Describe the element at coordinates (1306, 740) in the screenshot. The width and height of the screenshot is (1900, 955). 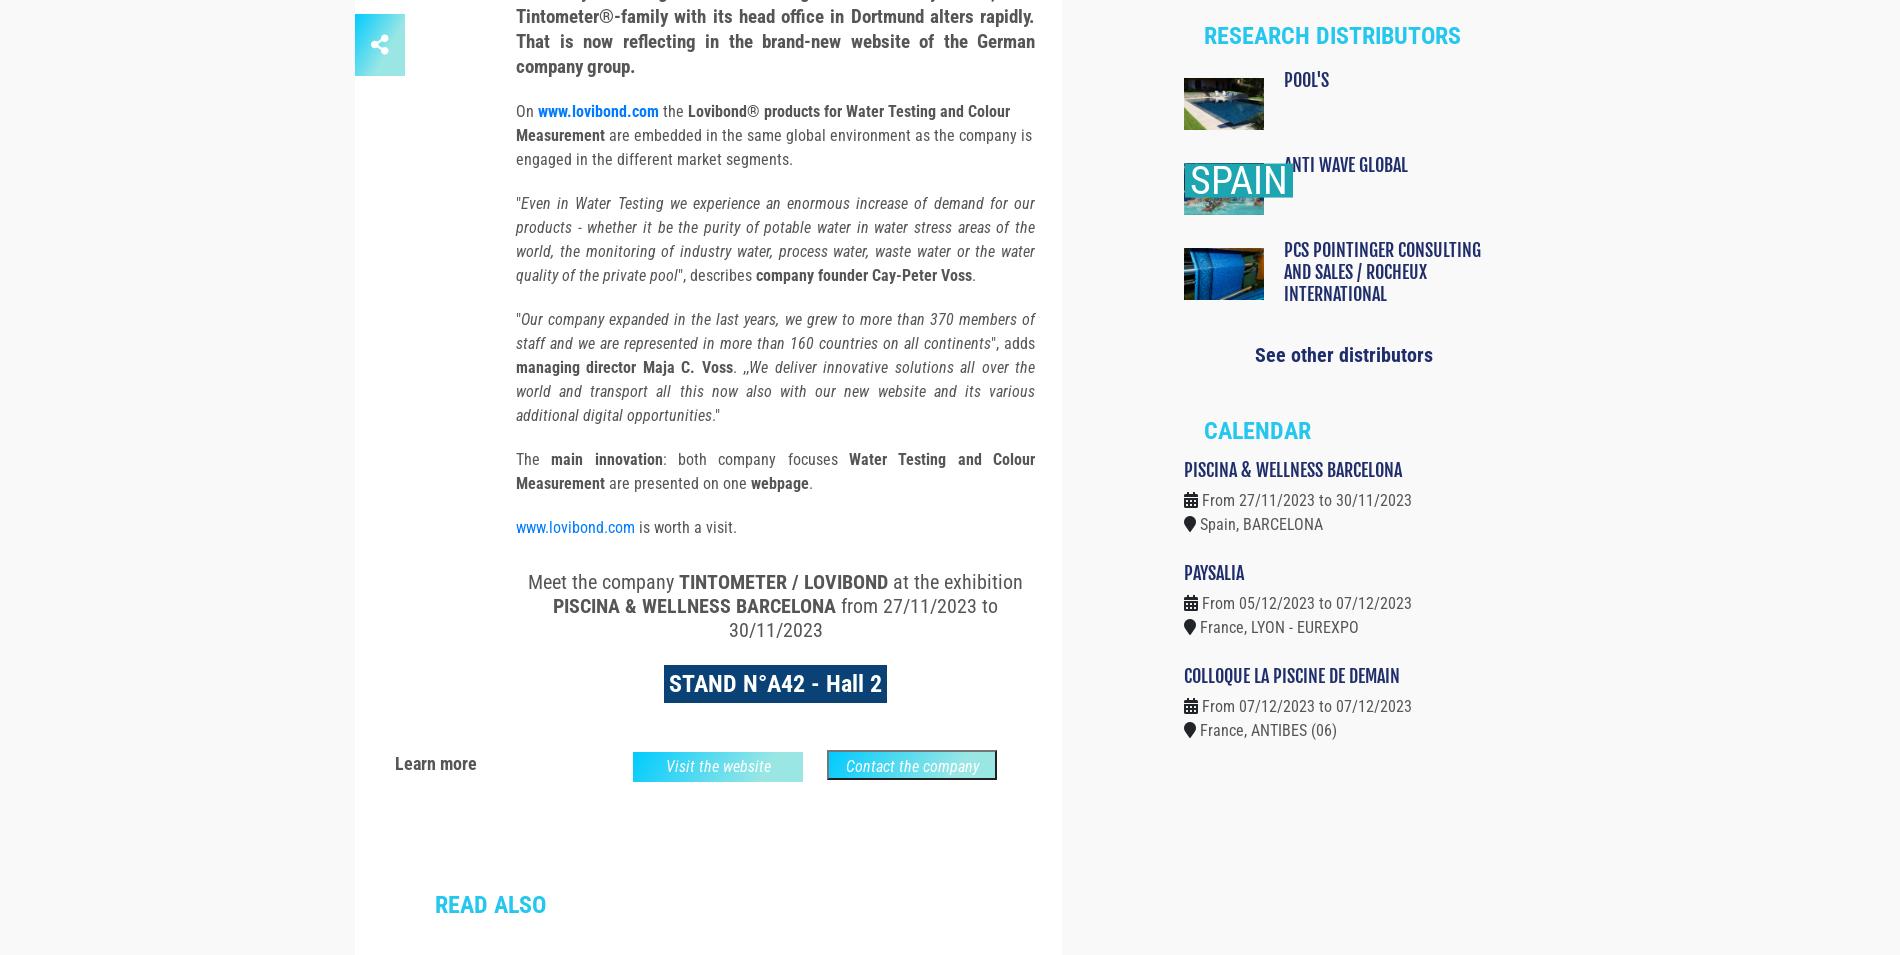
I see `'From 07/12/2023 to 07/12/2023'` at that location.